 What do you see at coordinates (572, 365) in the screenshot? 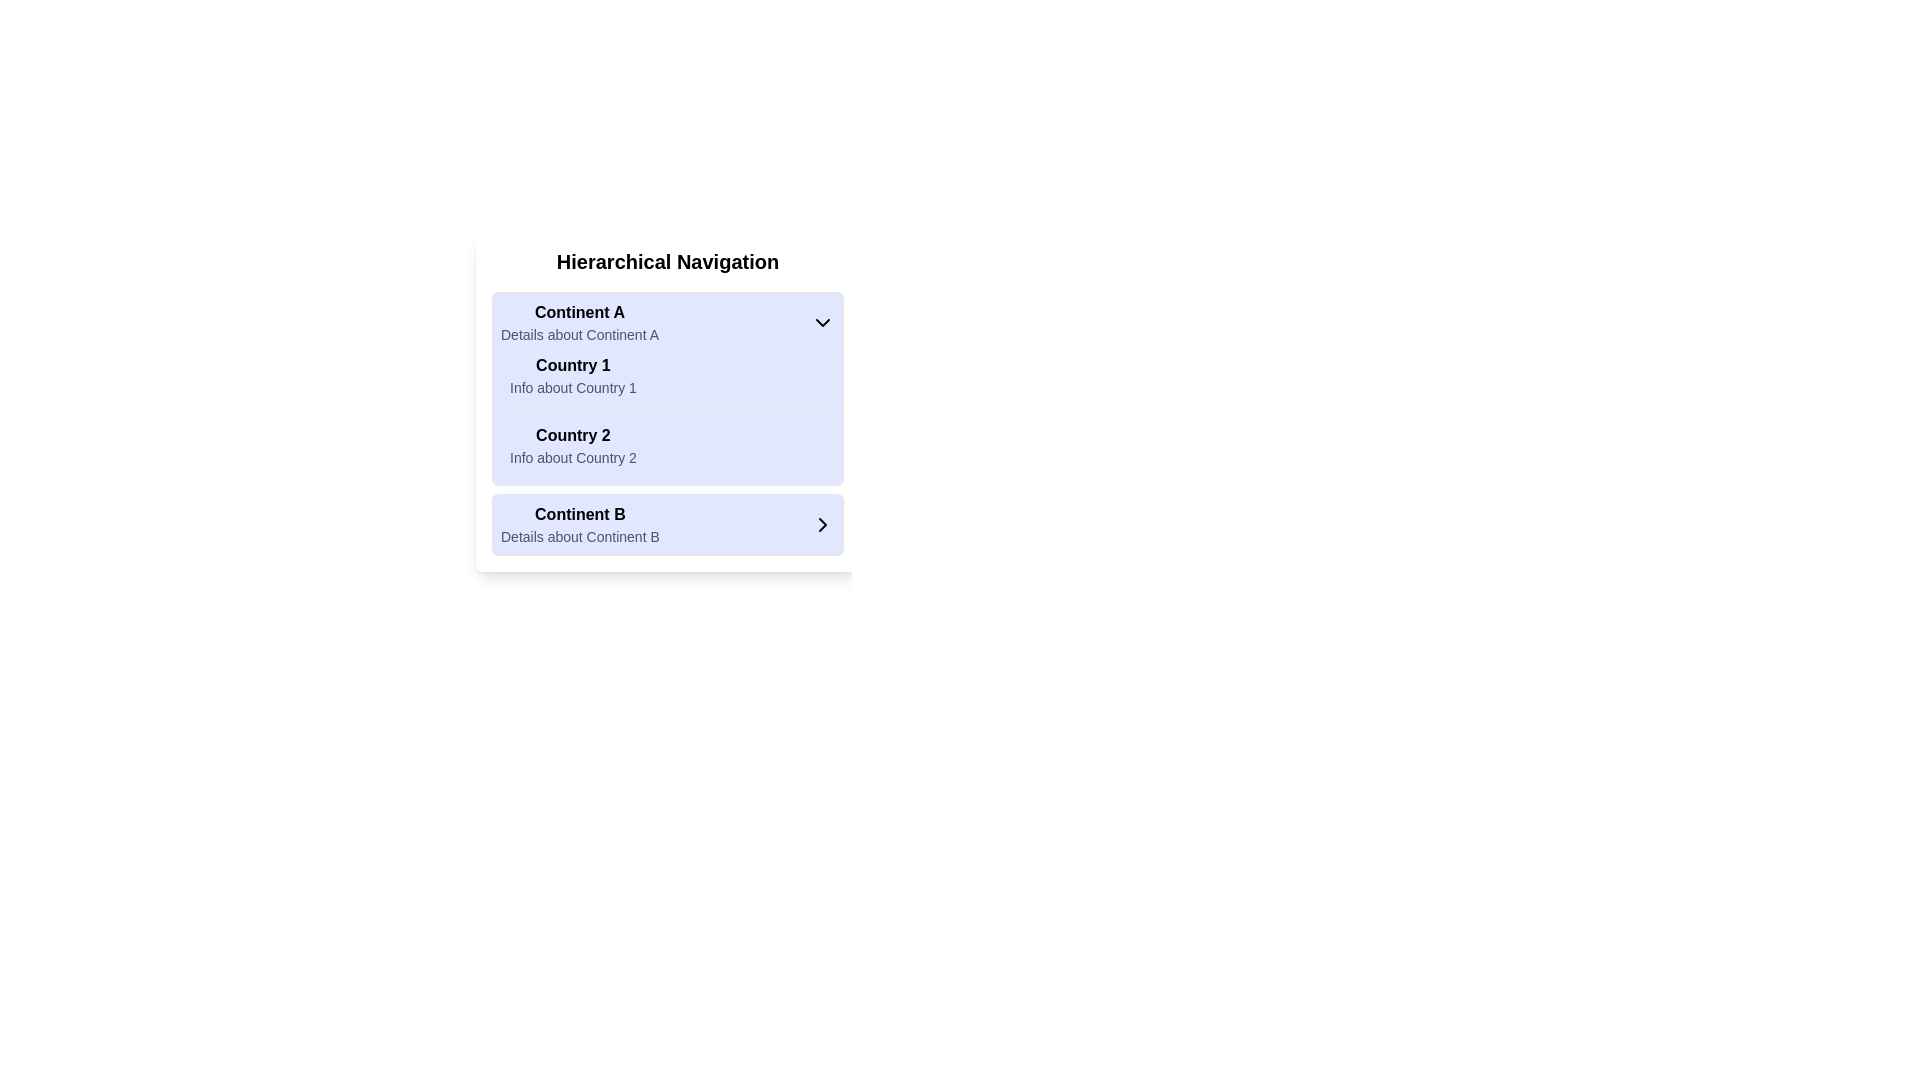
I see `the Text label representing a country name in the navigation panel, located under 'Continent A' and above 'Info about Country 1'` at bounding box center [572, 365].